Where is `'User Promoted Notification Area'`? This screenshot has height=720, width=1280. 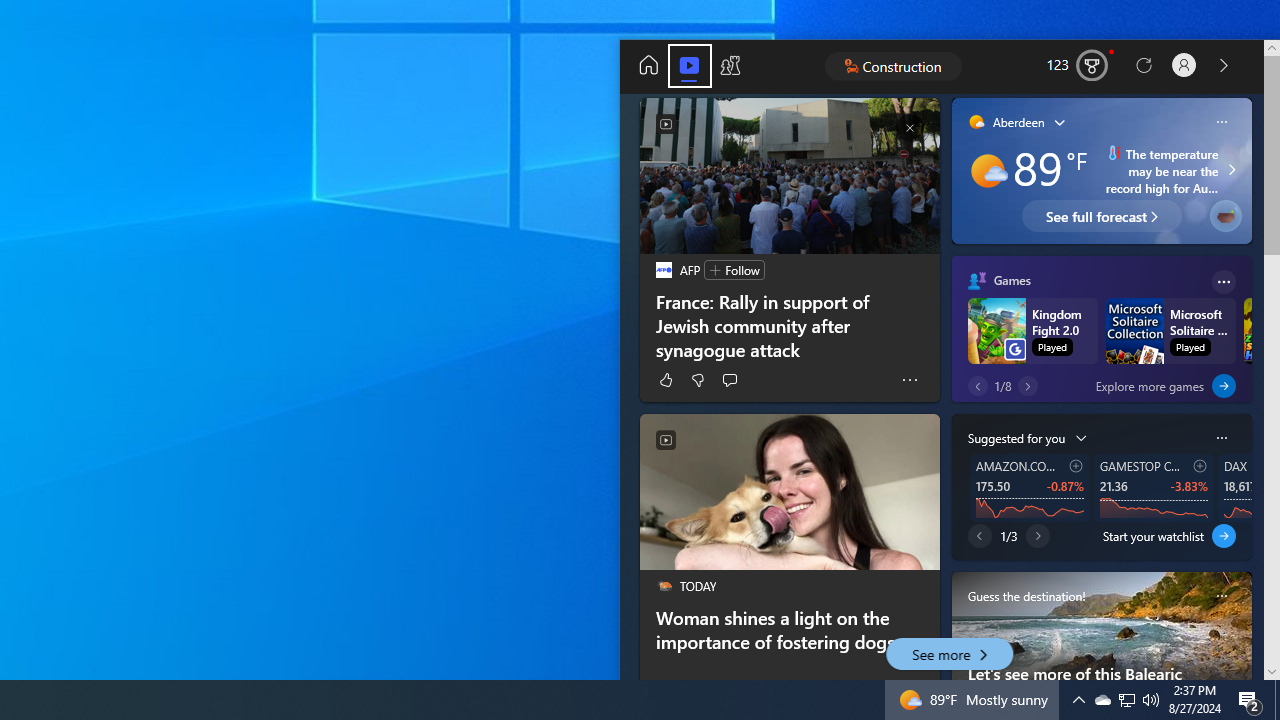
'User Promoted Notification Area' is located at coordinates (1101, 698).